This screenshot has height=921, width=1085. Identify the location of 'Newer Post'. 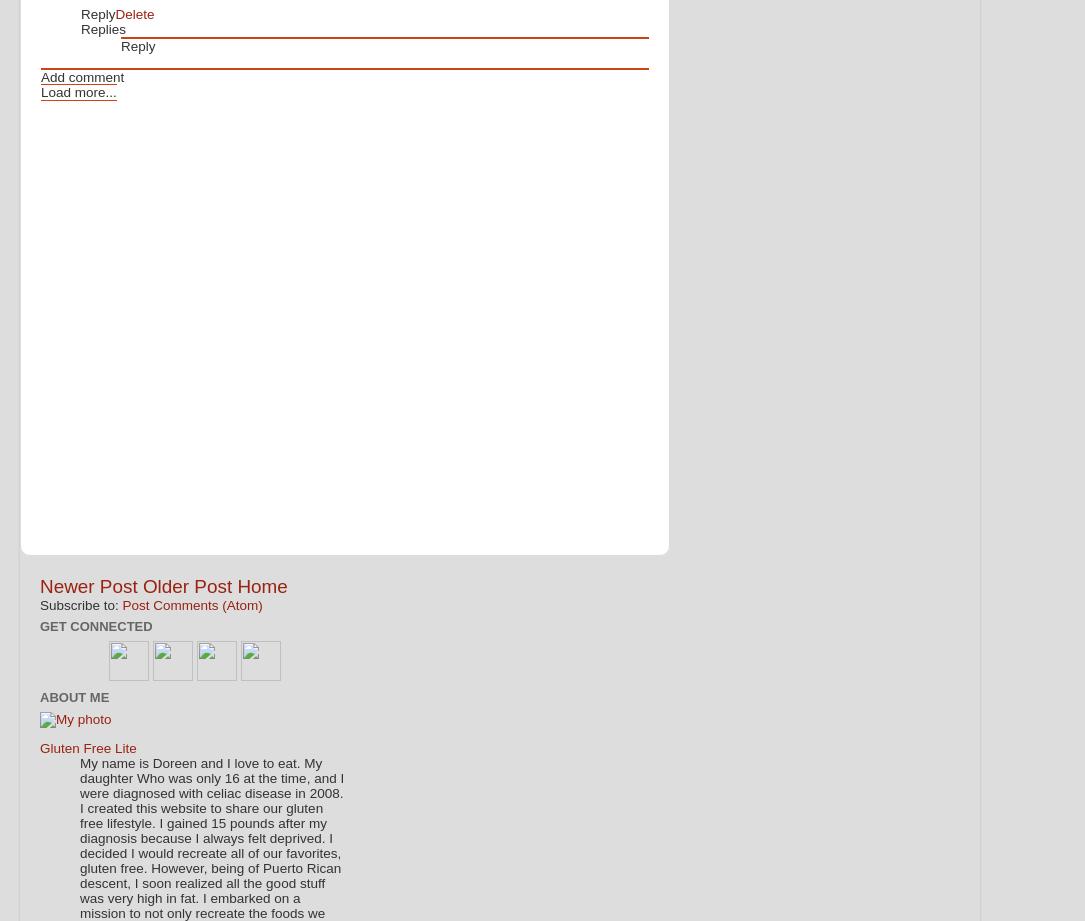
(87, 584).